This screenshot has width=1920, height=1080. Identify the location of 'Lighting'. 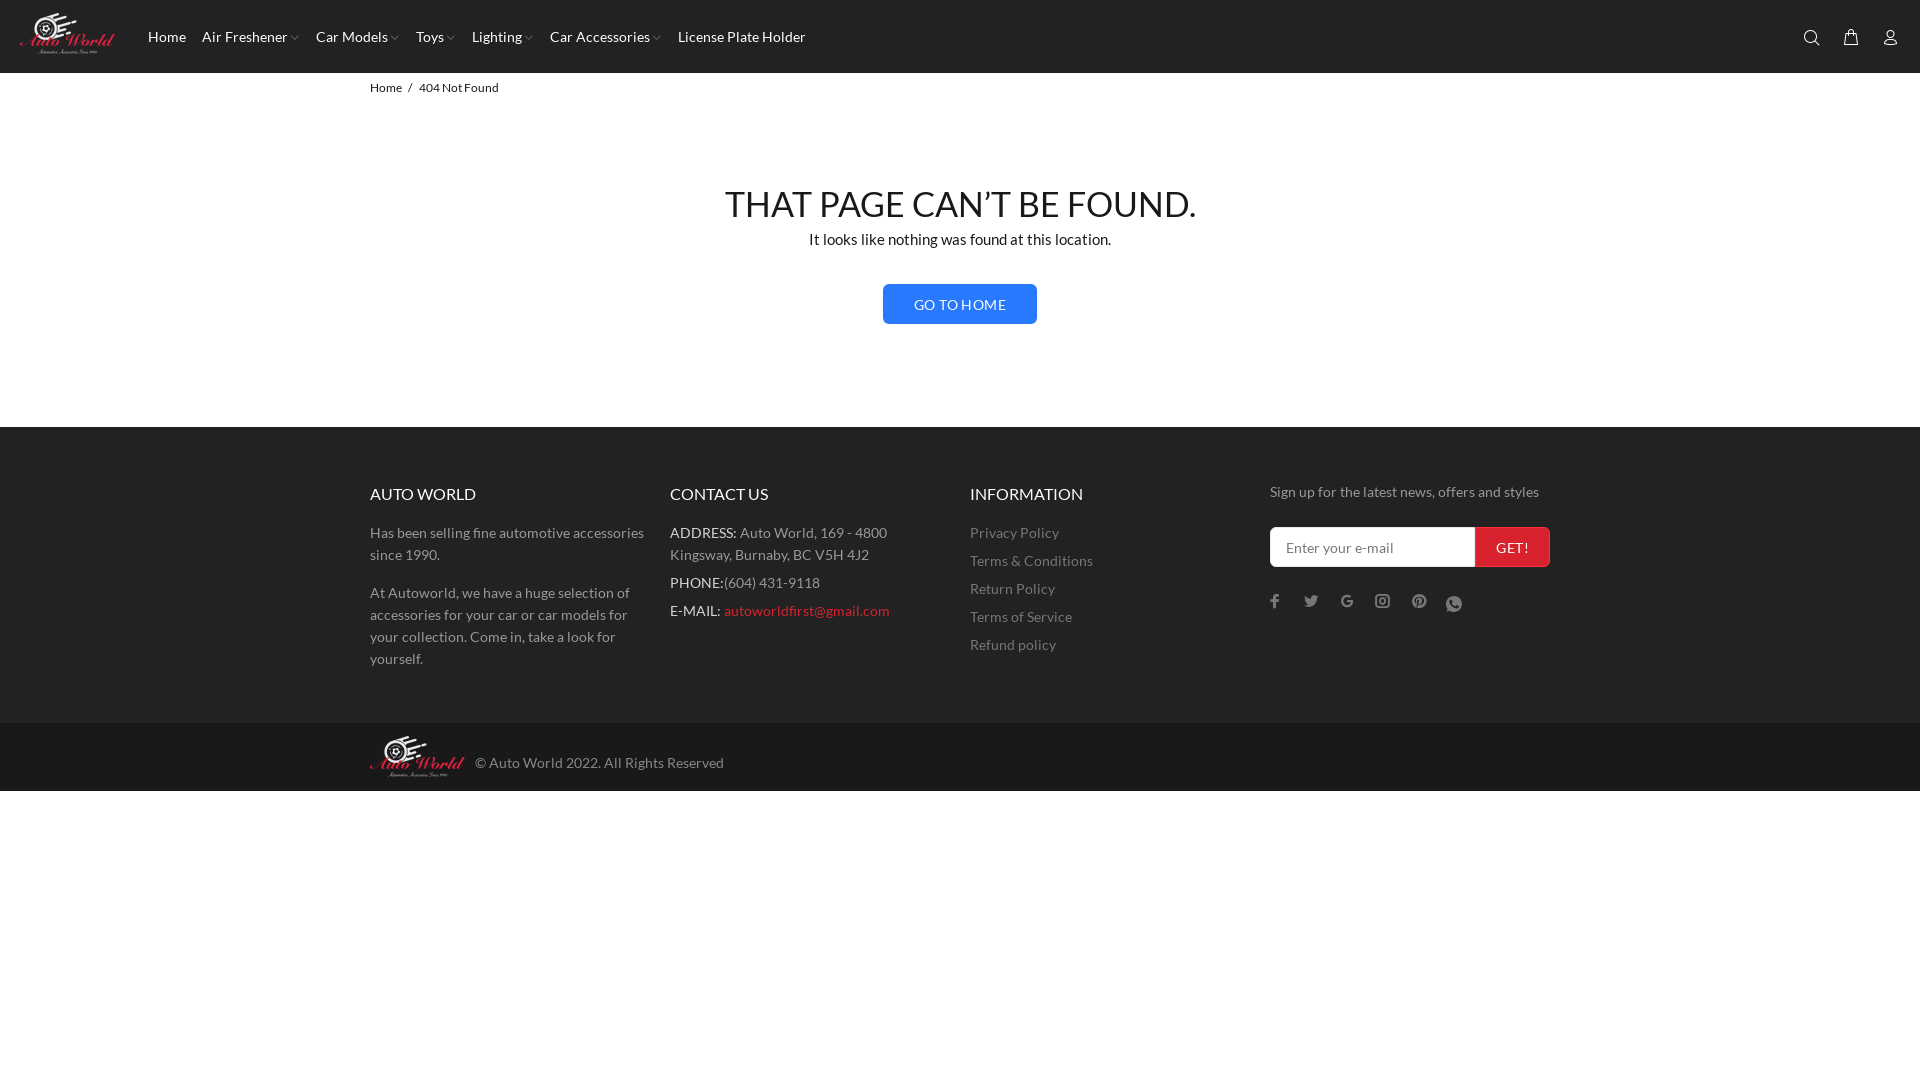
(463, 36).